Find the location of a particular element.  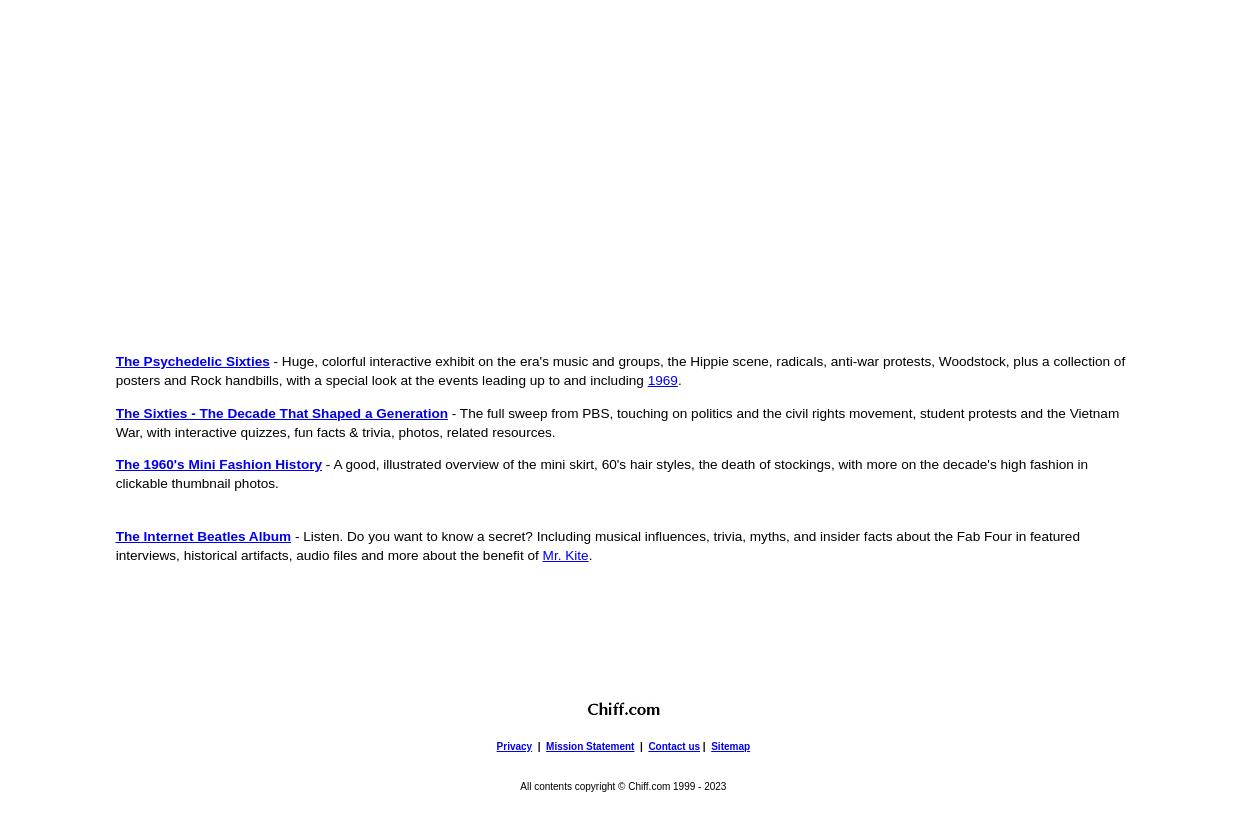

'Privacy' is located at coordinates (514, 745).